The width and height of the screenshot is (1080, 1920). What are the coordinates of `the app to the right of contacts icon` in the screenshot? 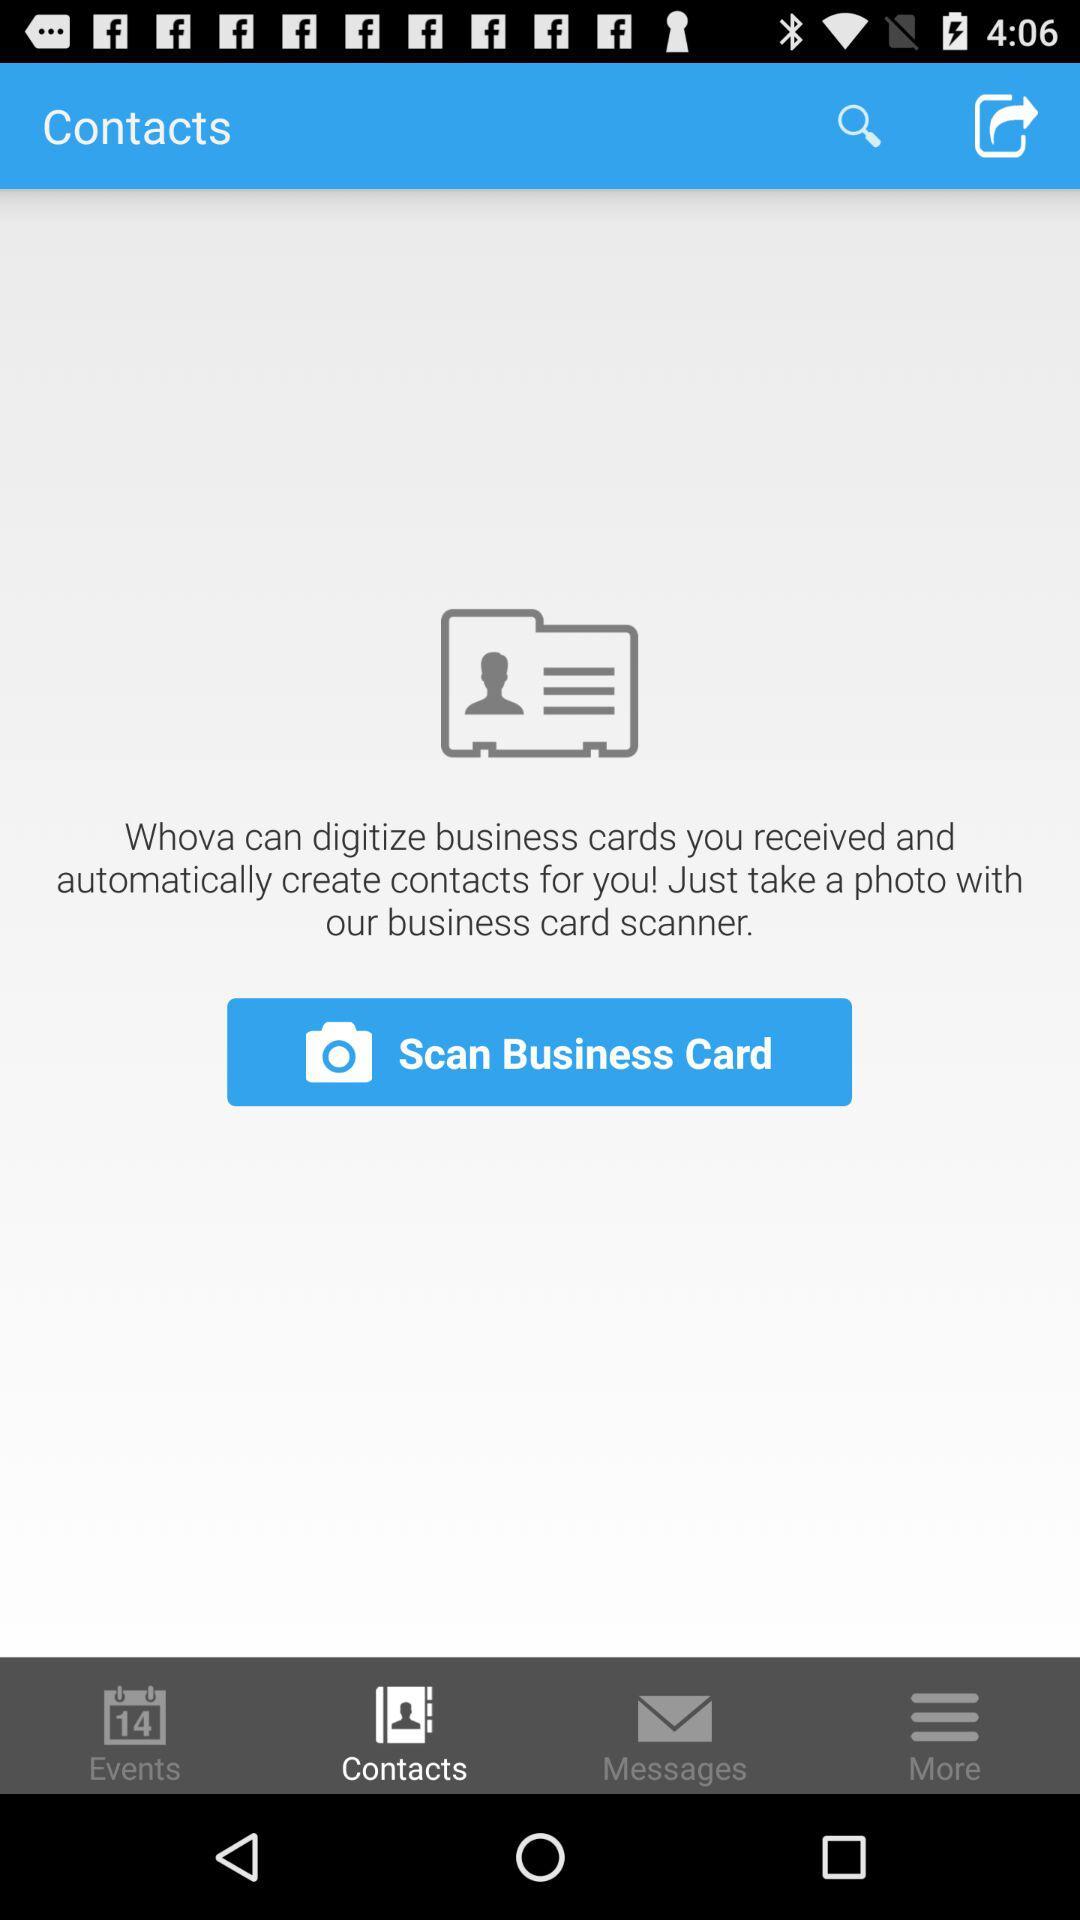 It's located at (858, 124).